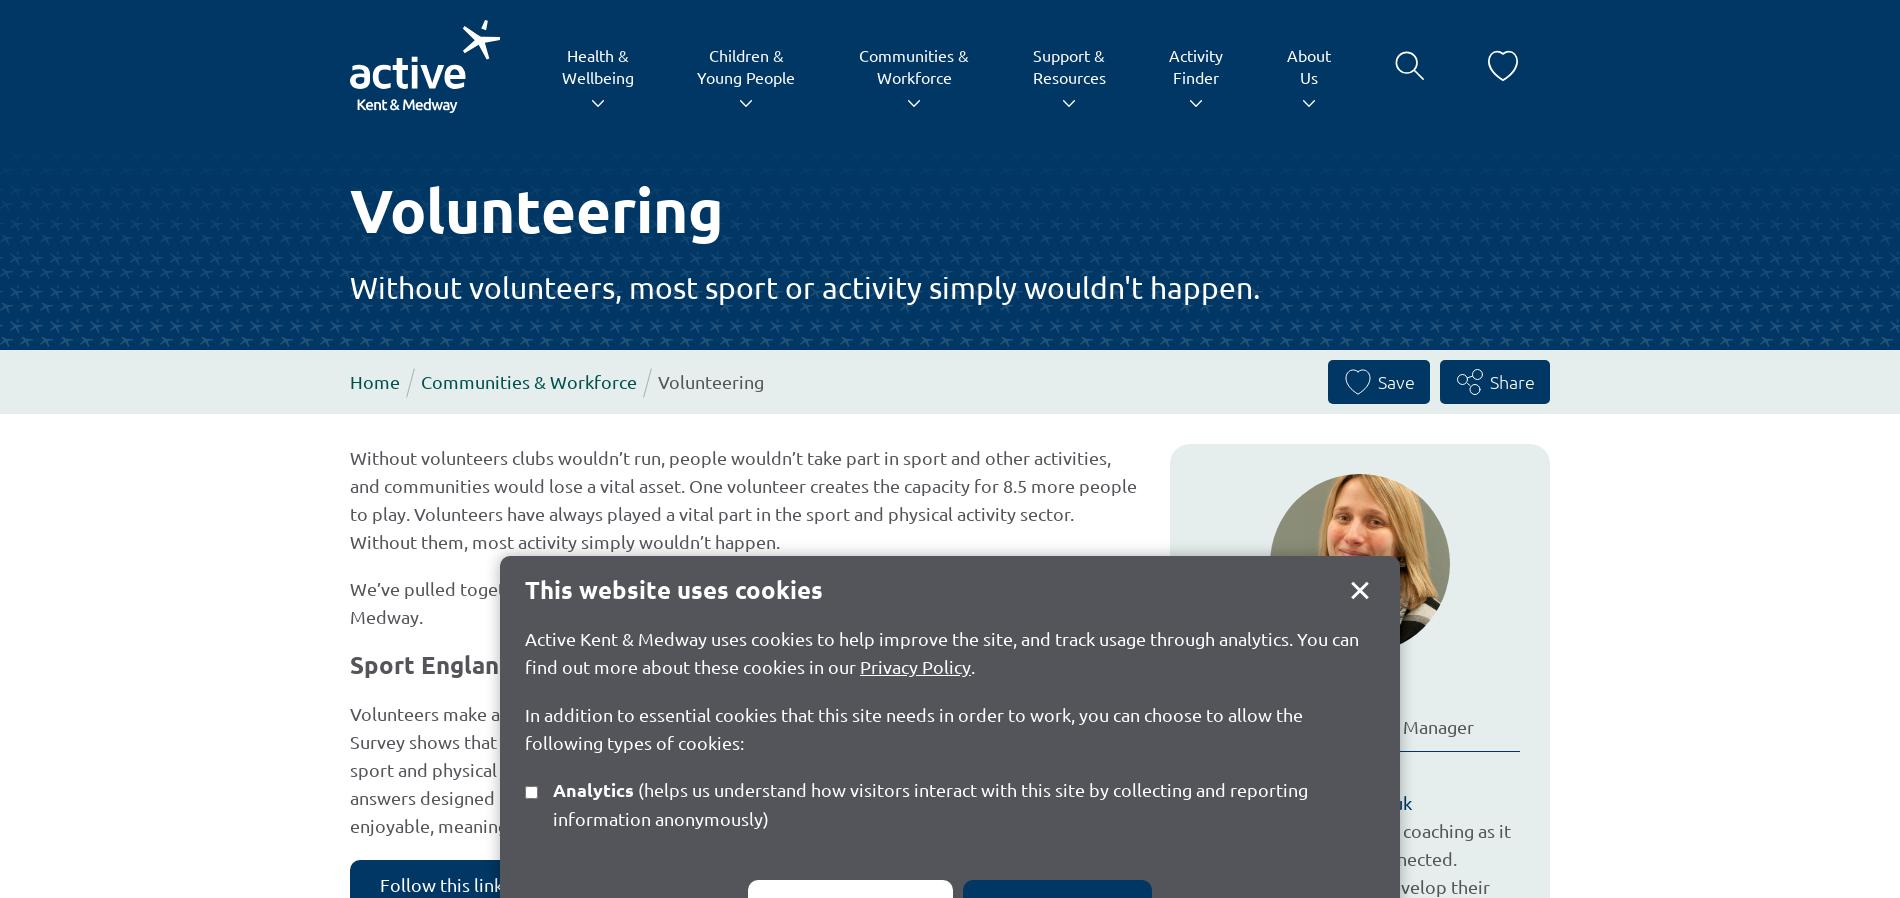  Describe the element at coordinates (1331, 802) in the screenshot. I see `'l.arnold@kent.ac.uk'` at that location.